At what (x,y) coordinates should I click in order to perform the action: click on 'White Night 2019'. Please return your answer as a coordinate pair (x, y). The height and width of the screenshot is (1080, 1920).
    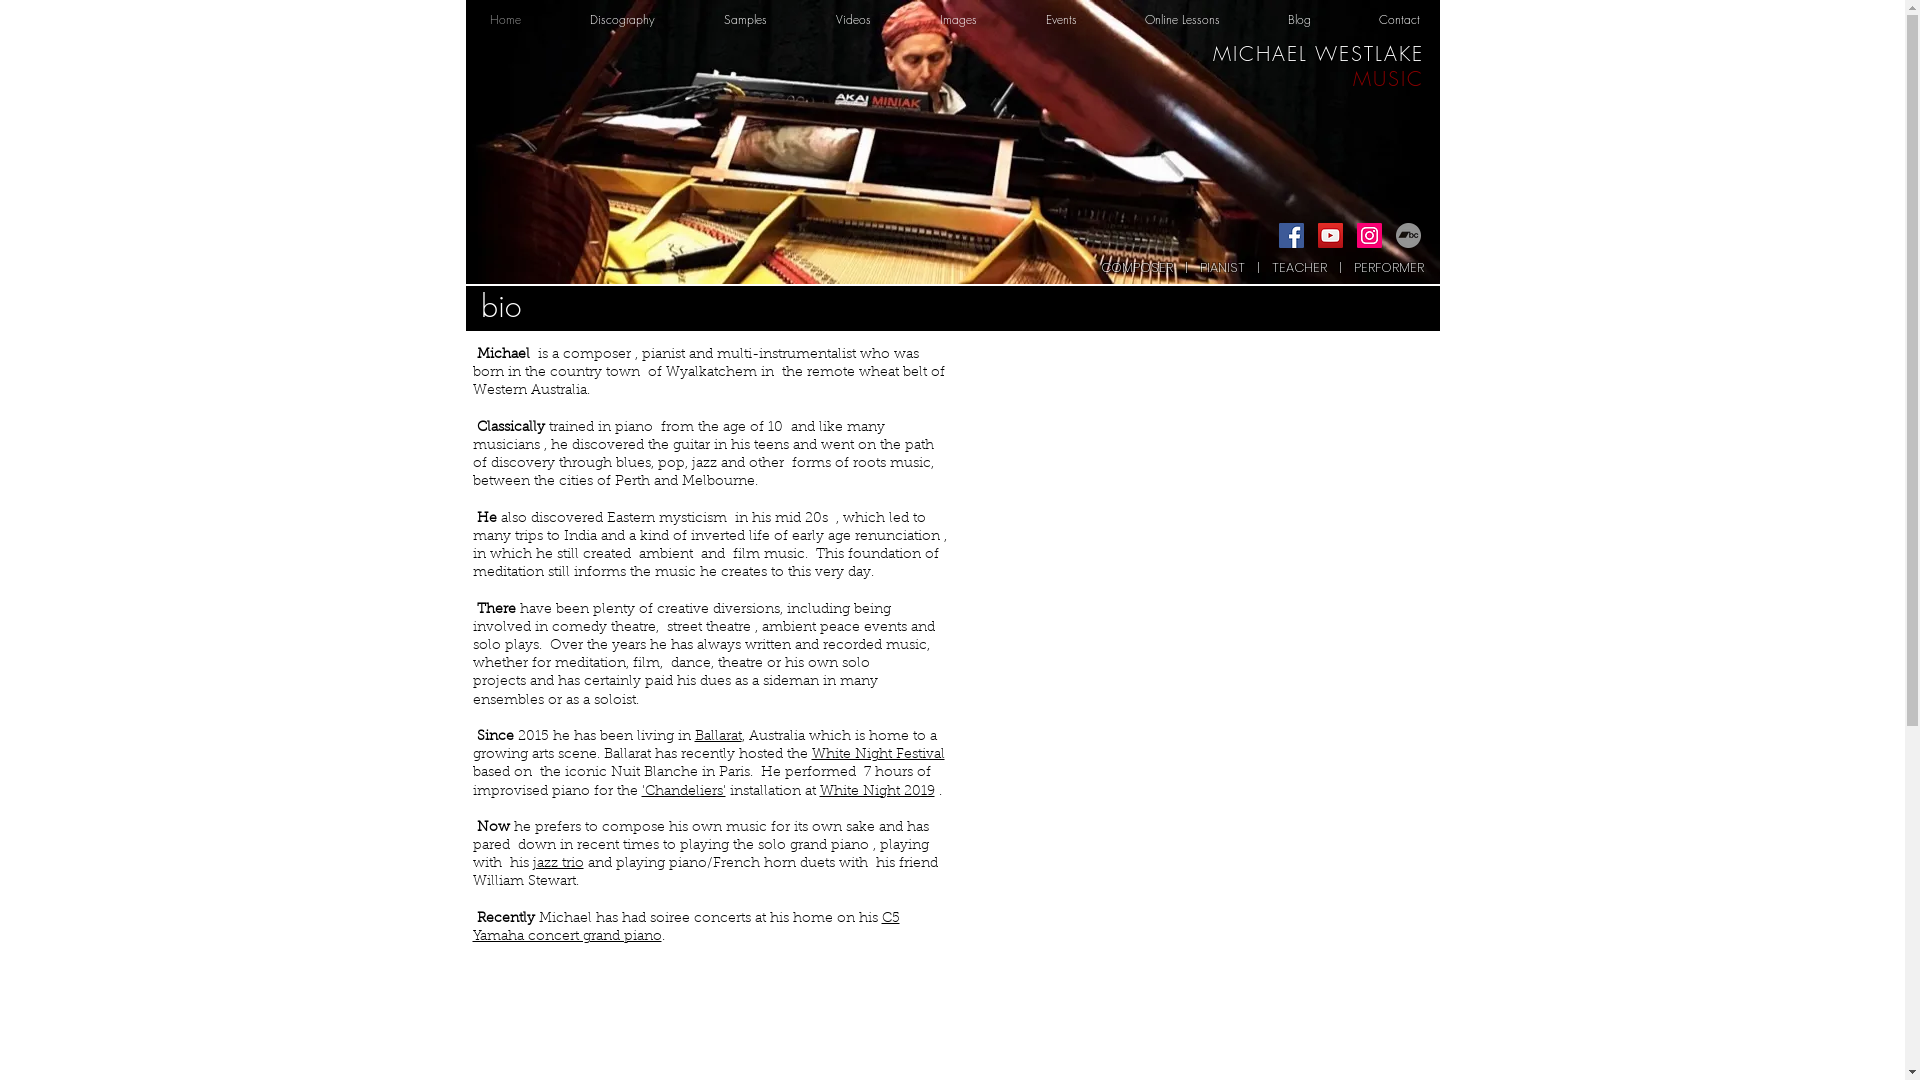
    Looking at the image, I should click on (877, 789).